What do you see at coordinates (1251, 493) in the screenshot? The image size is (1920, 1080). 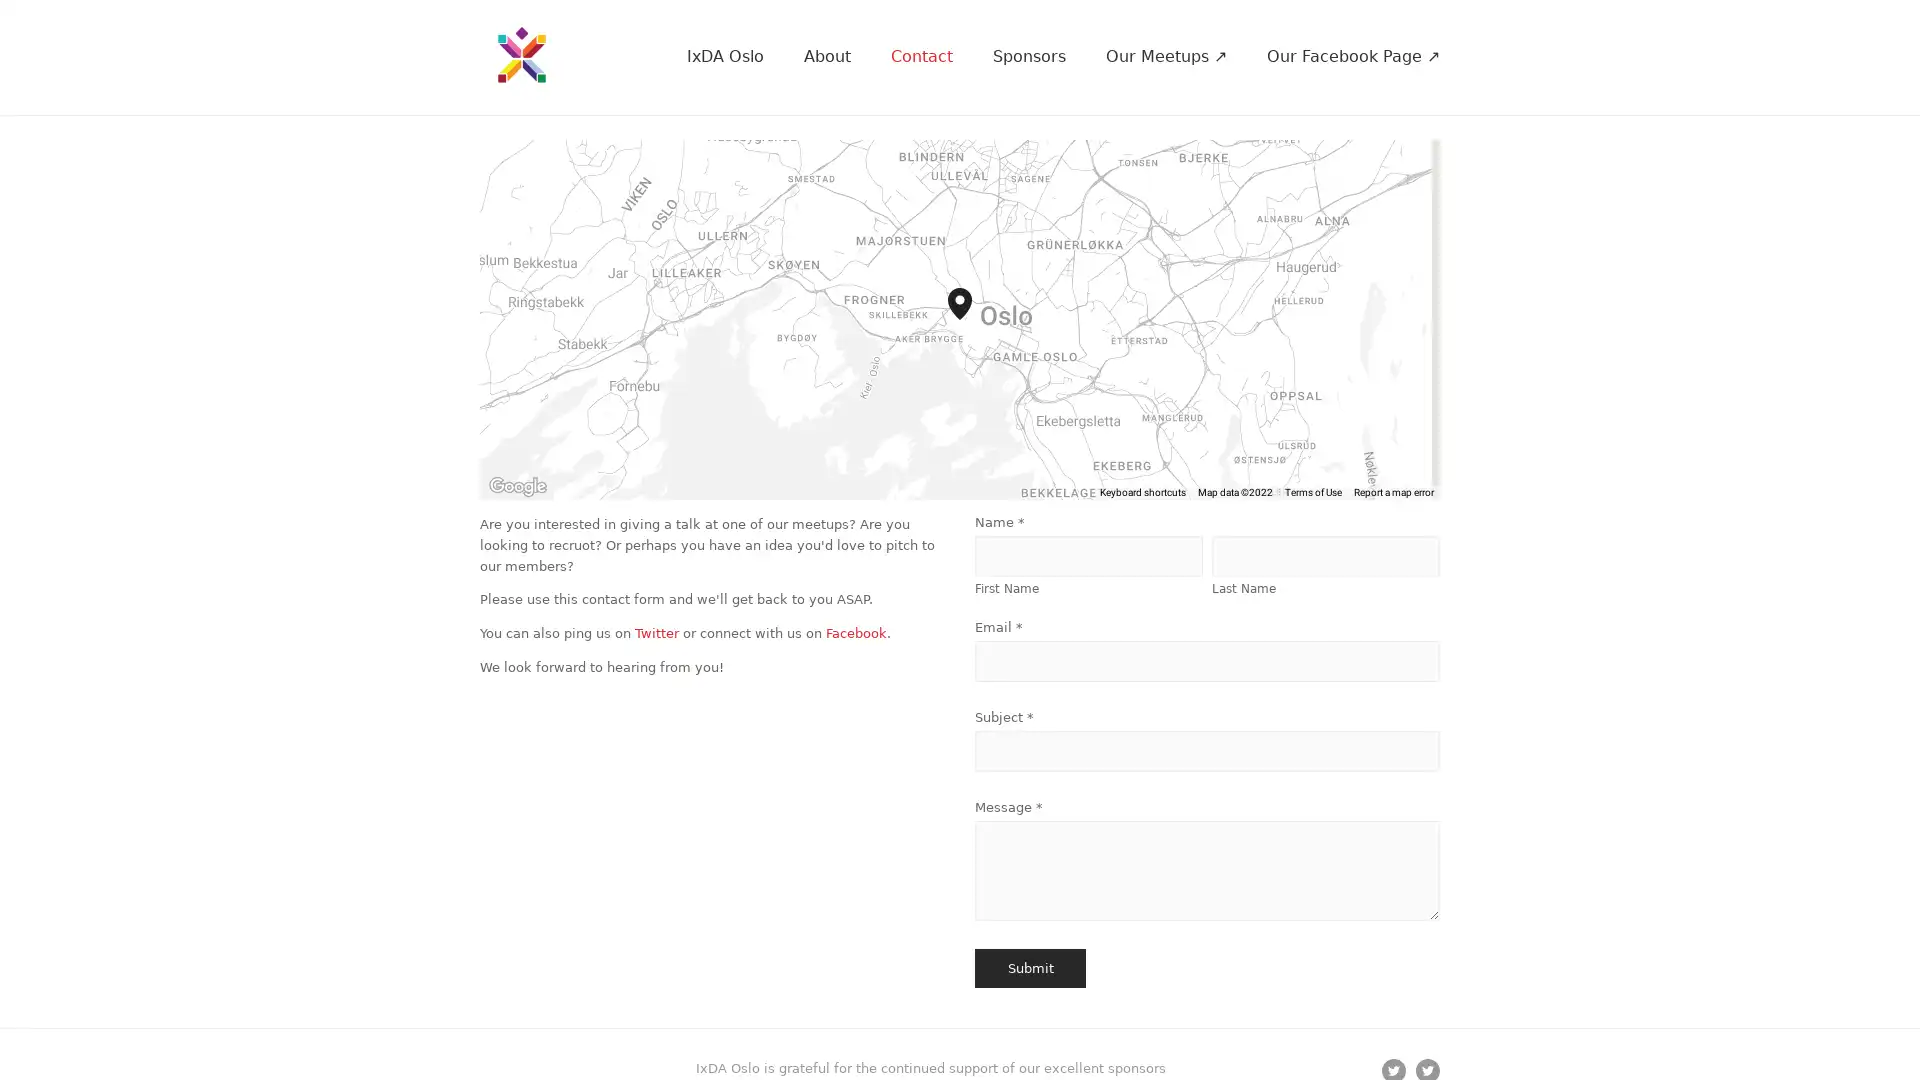 I see `Map Data` at bounding box center [1251, 493].